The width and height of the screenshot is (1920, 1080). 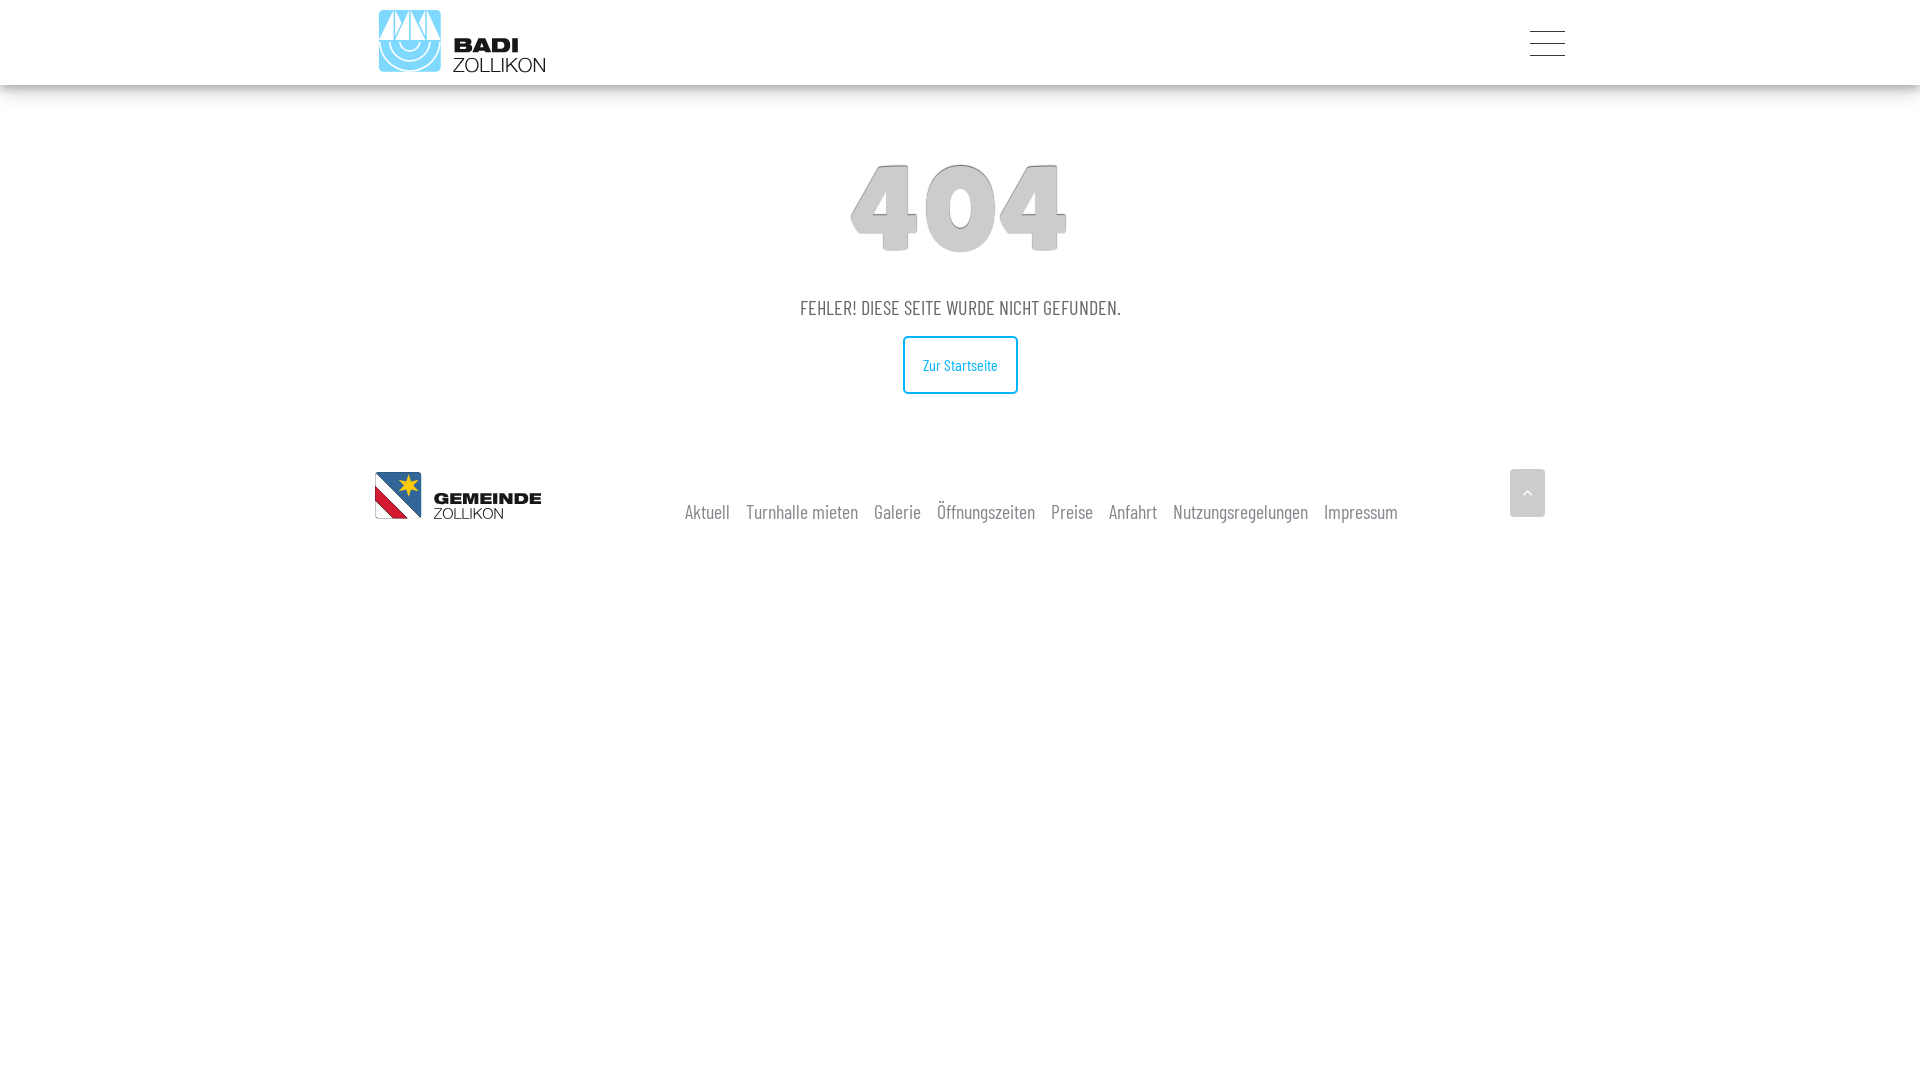 I want to click on 'Galerie', so click(x=896, y=509).